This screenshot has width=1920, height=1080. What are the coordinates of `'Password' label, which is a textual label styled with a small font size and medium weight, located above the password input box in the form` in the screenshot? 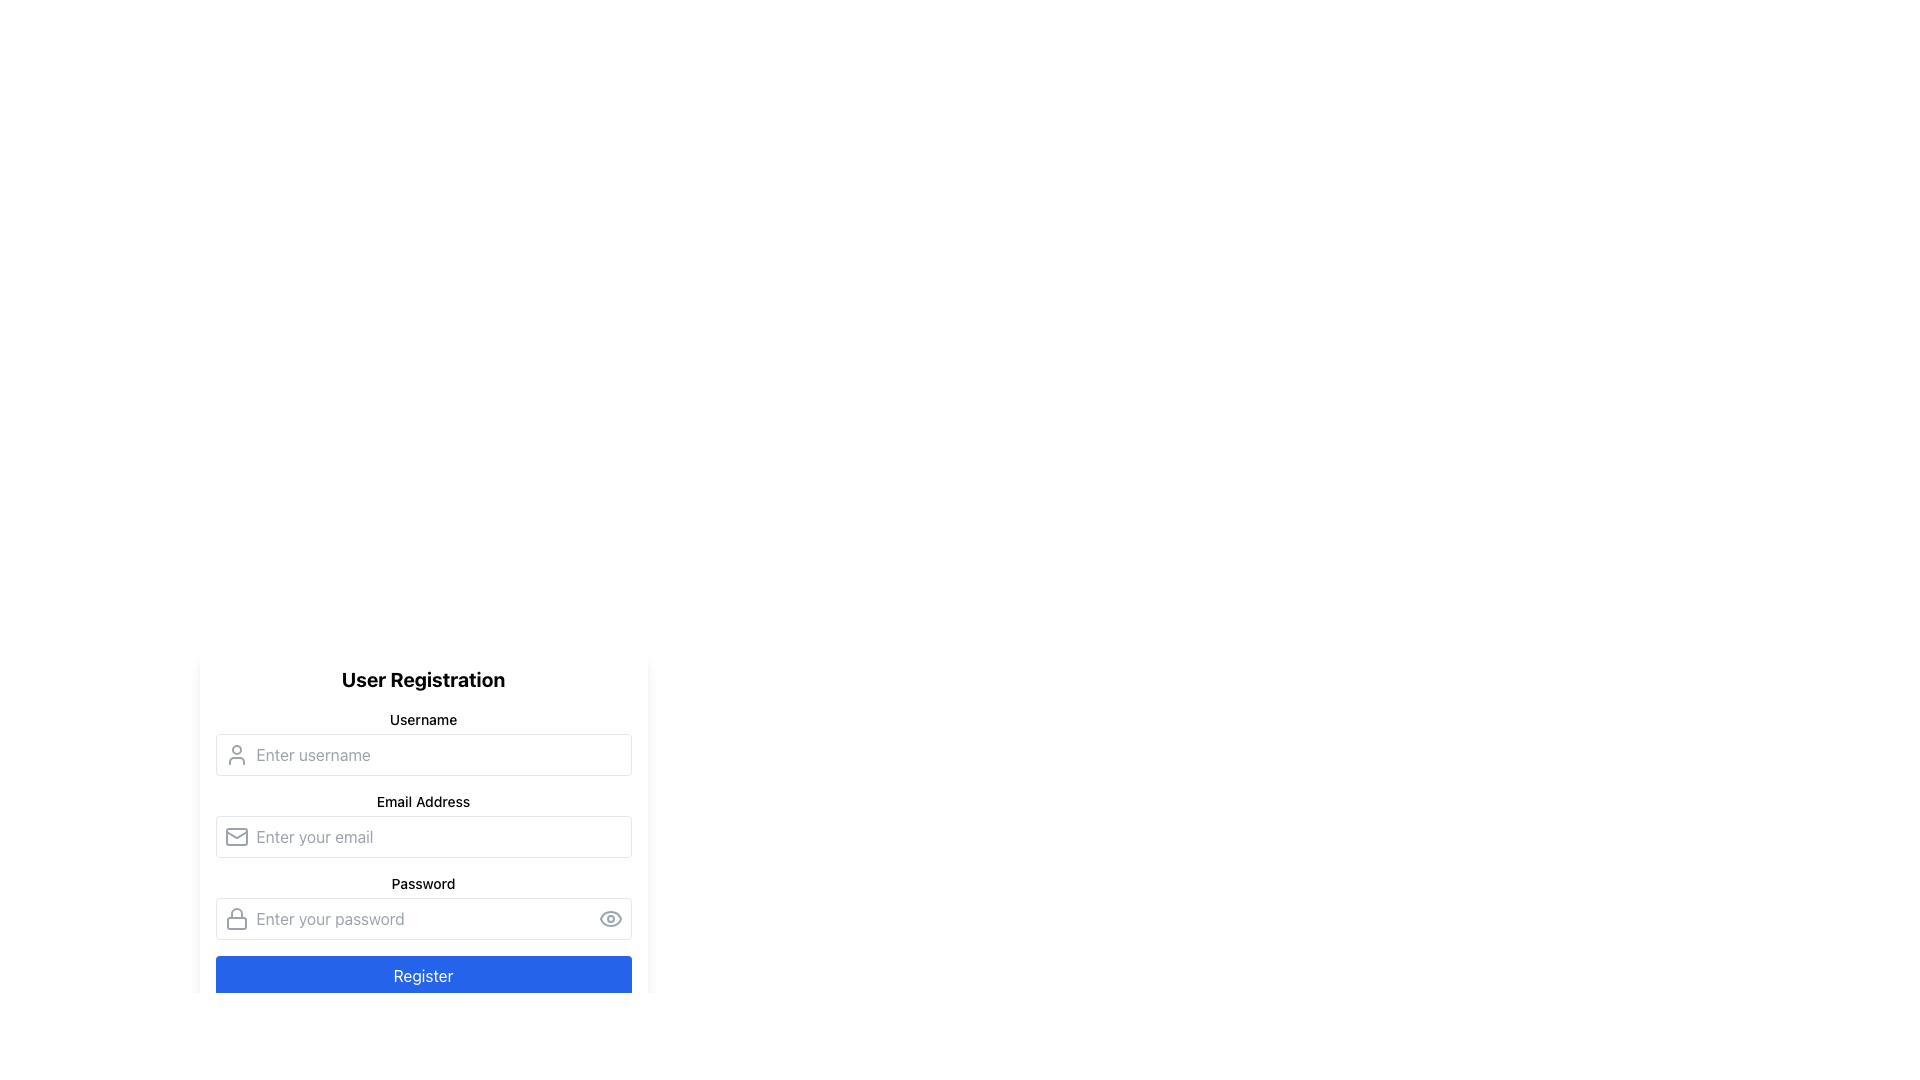 It's located at (422, 882).